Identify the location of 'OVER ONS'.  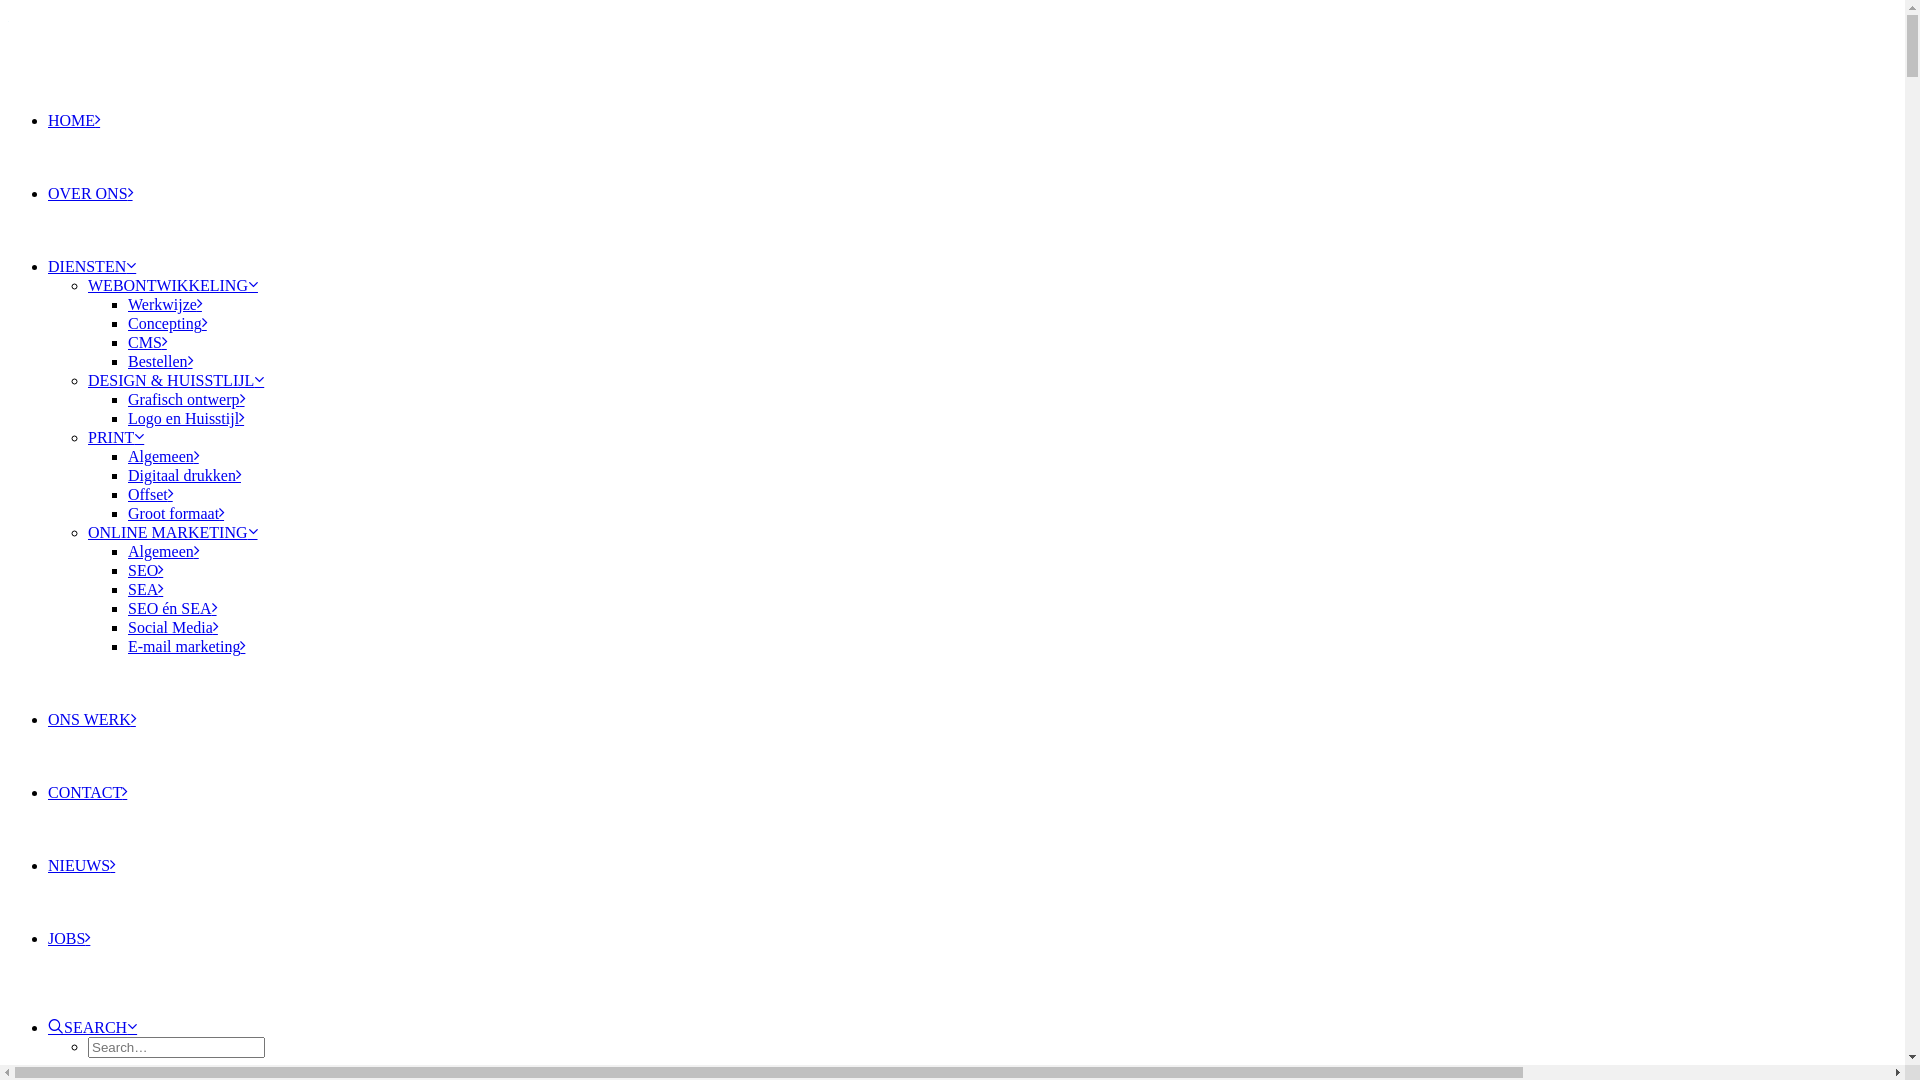
(89, 193).